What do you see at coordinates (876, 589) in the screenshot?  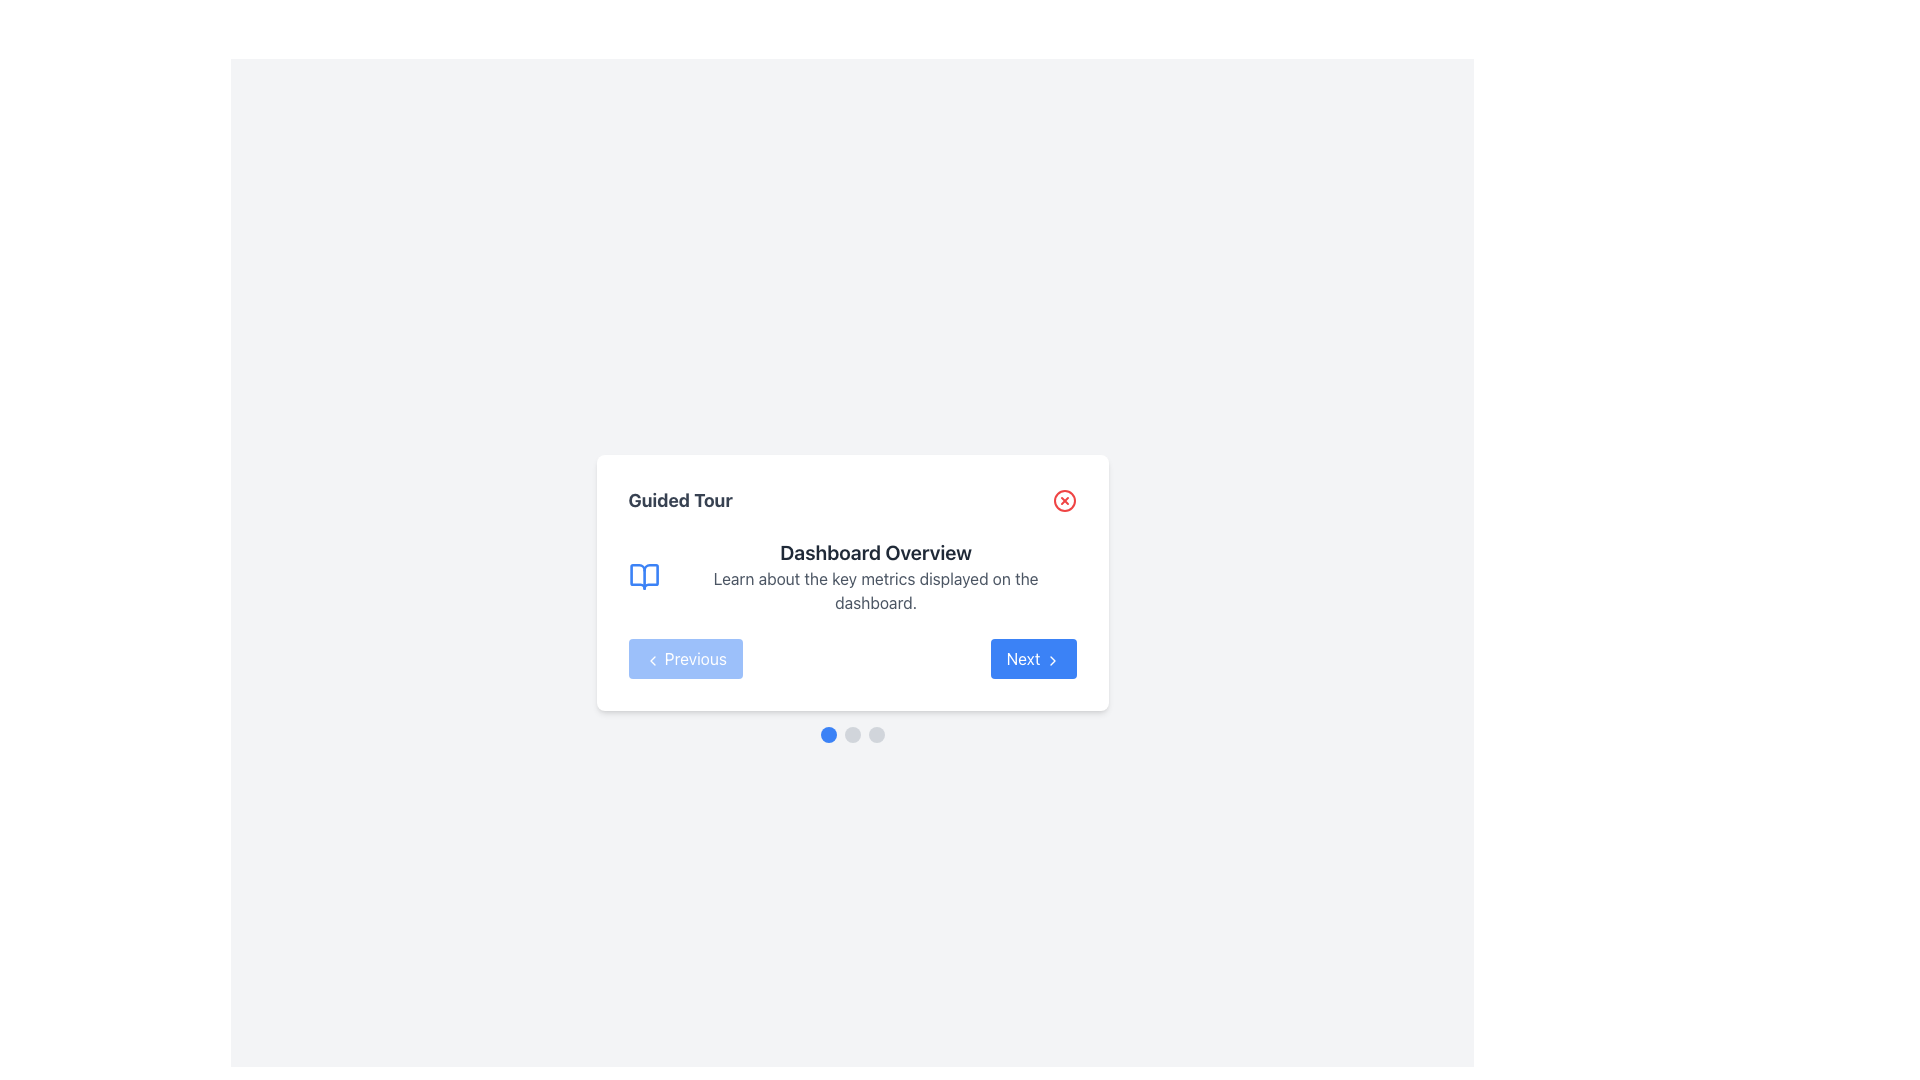 I see `the text block displaying 'Learn about the key metrics displayed on the dashboard.' which is located underneath the title 'Dashboard Overview'` at bounding box center [876, 589].